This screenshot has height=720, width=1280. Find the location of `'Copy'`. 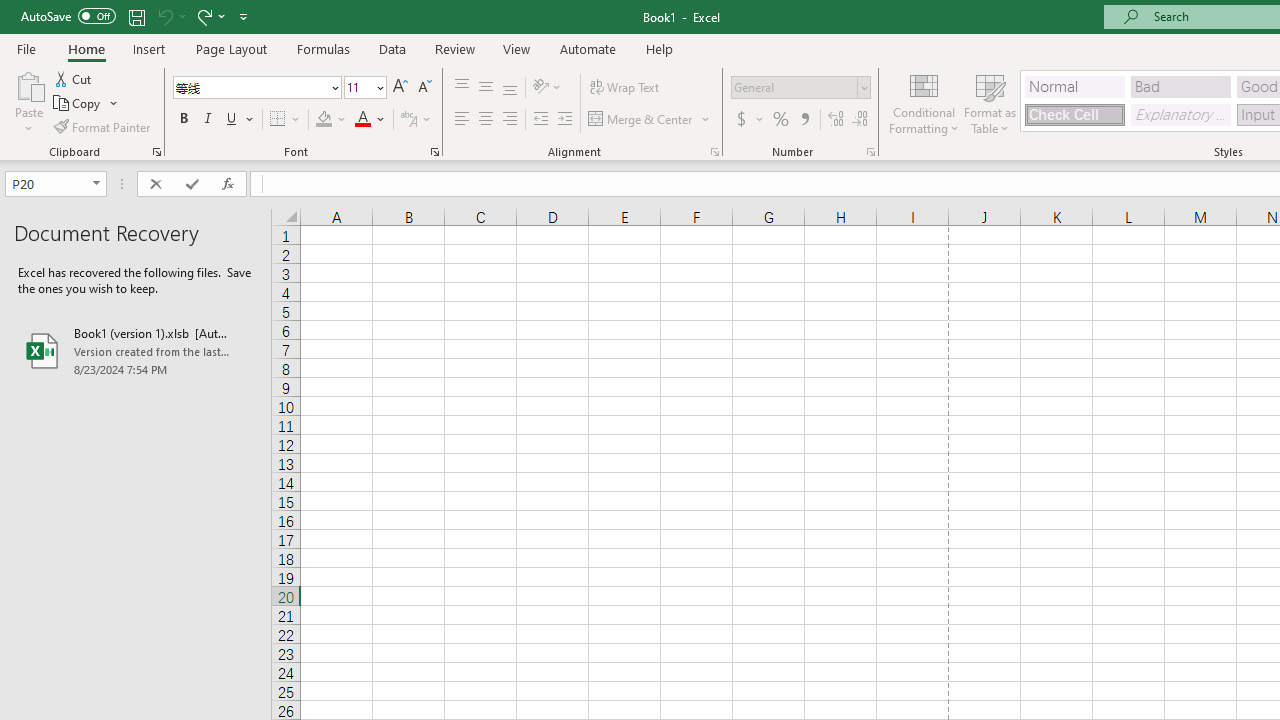

'Copy' is located at coordinates (85, 103).